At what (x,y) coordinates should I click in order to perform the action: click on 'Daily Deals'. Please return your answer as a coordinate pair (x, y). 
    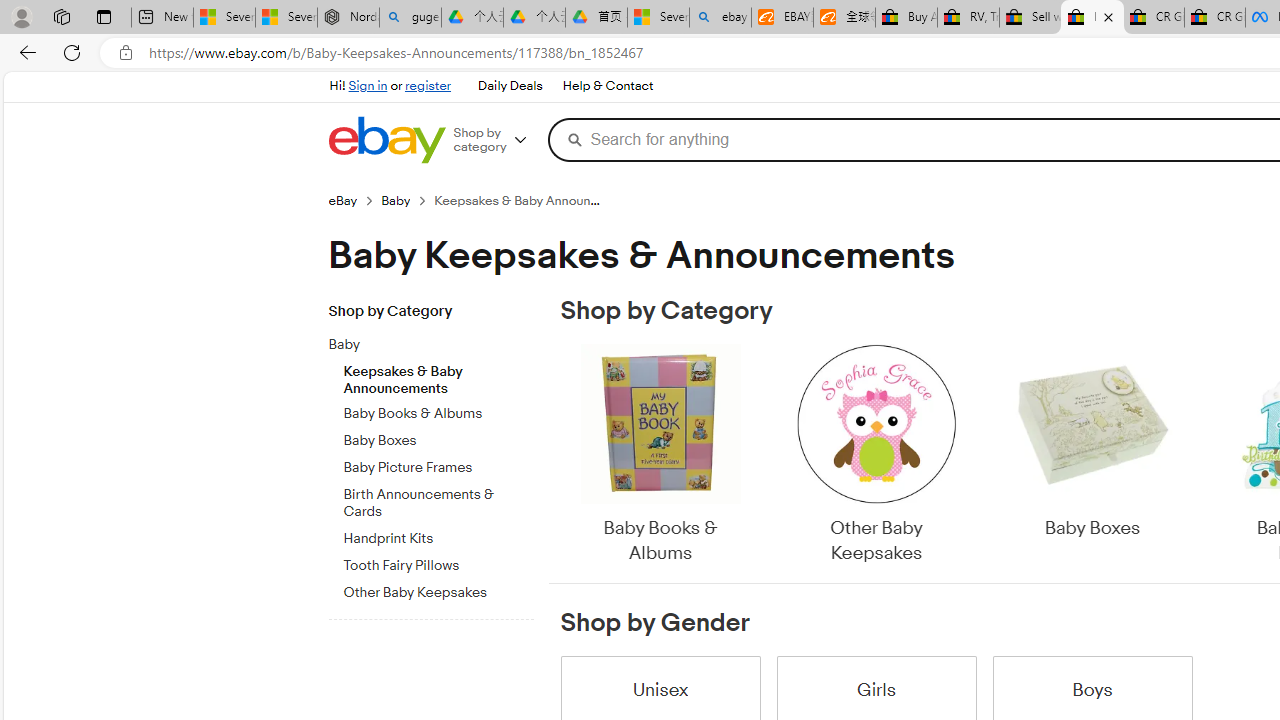
    Looking at the image, I should click on (509, 85).